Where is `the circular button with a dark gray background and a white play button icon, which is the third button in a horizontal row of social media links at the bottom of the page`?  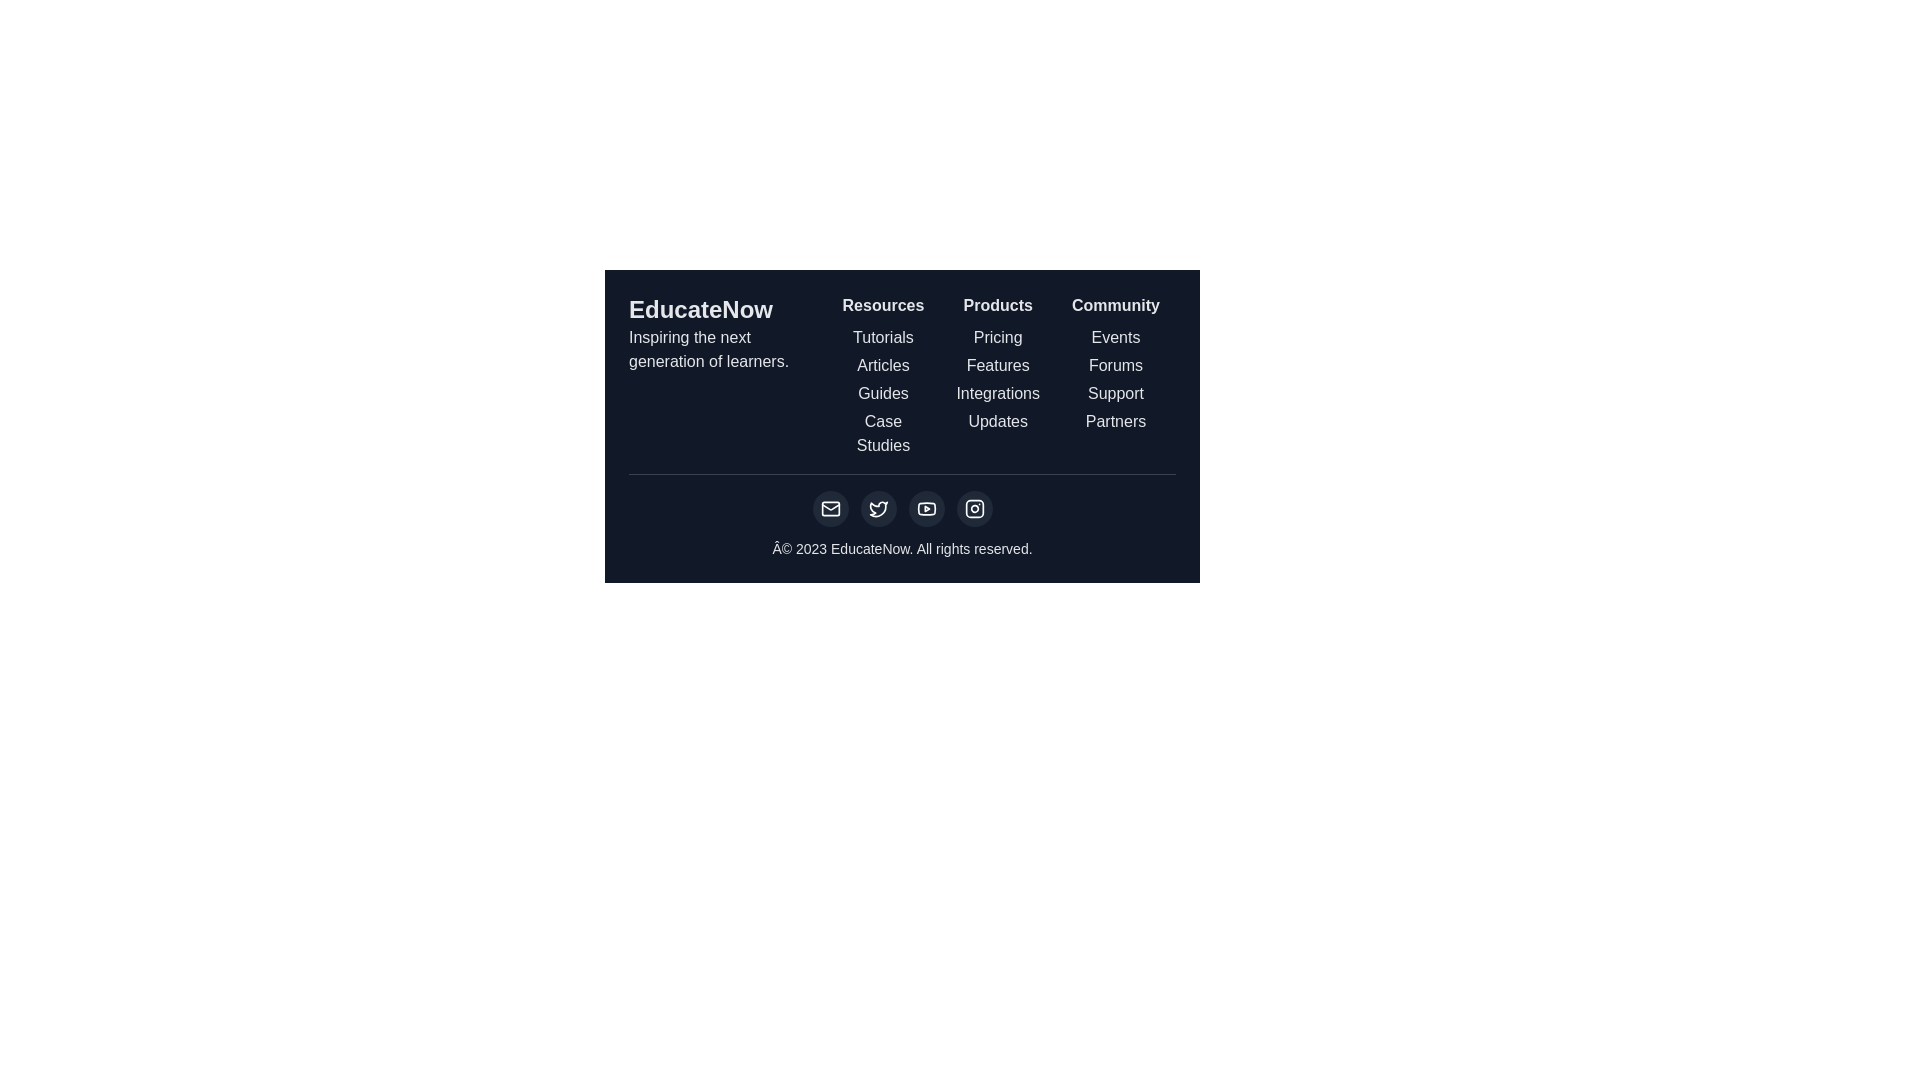
the circular button with a dark gray background and a white play button icon, which is the third button in a horizontal row of social media links at the bottom of the page is located at coordinates (925, 508).